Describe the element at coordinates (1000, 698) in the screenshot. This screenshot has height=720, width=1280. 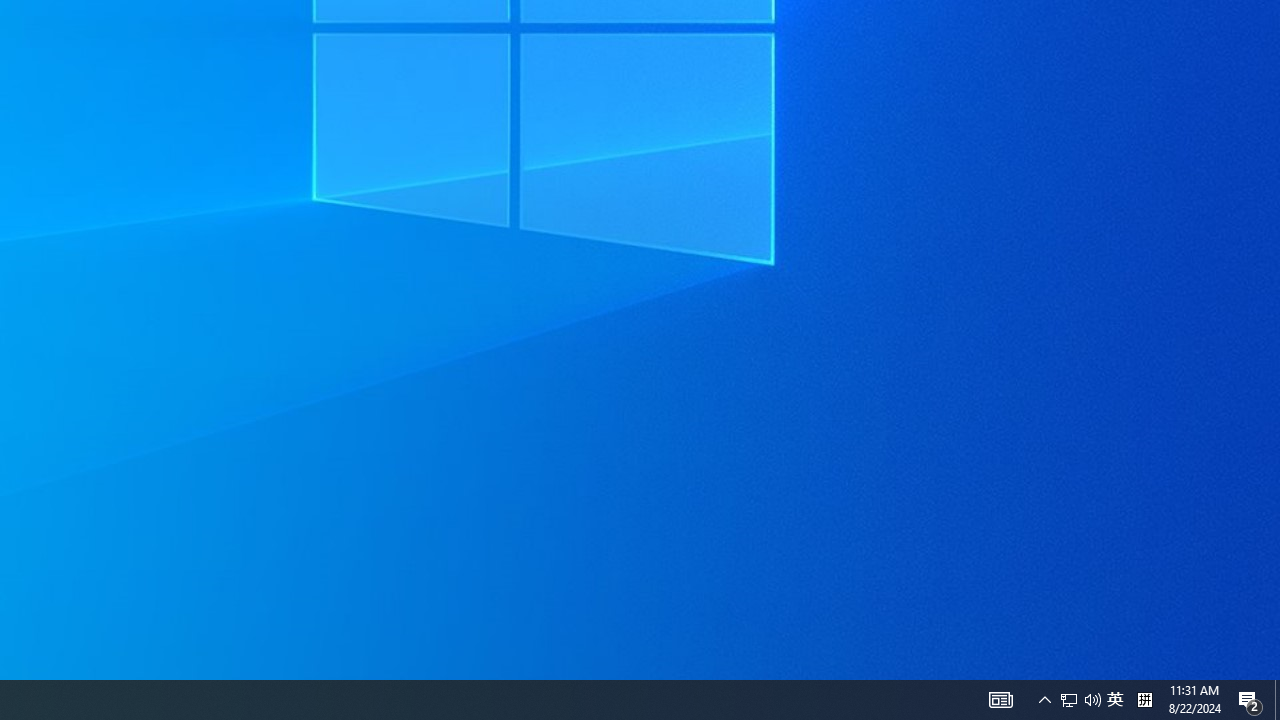
I see `'AutomationID: 4105'` at that location.